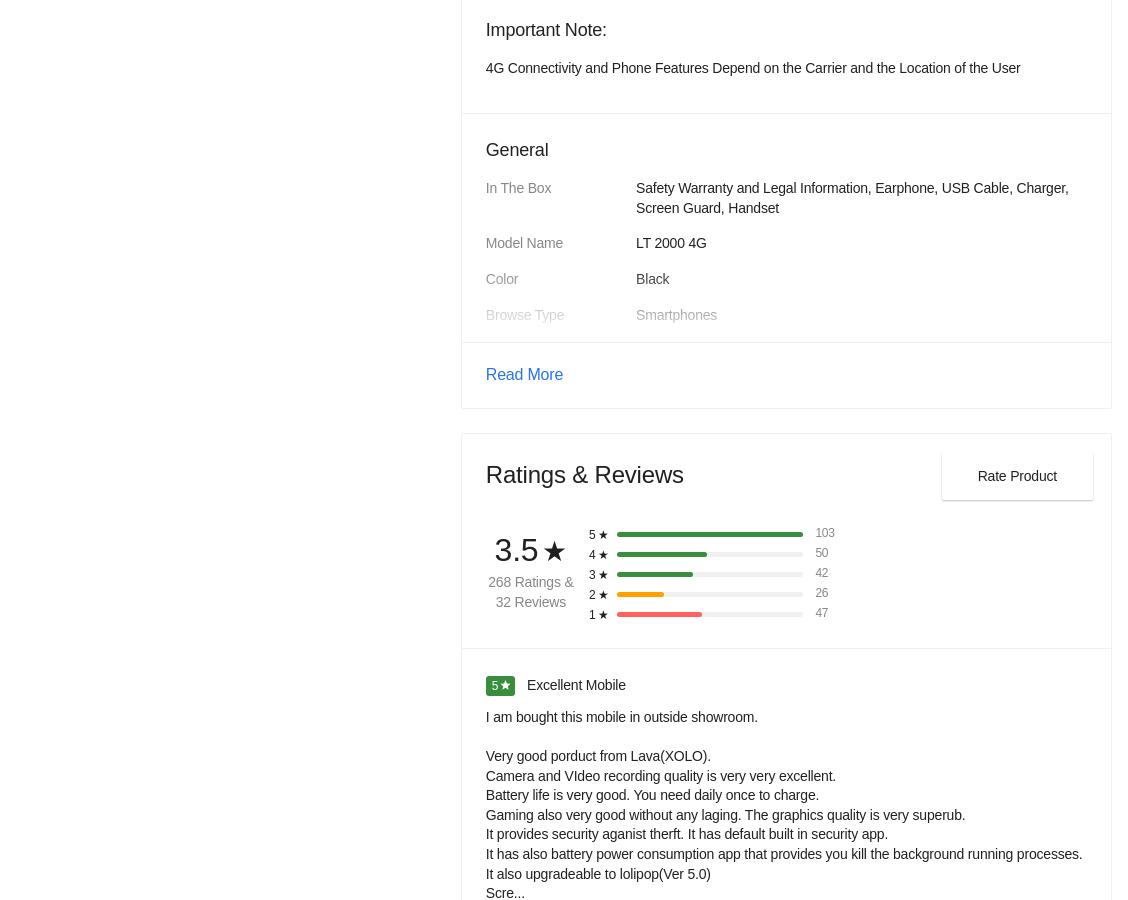 Image resolution: width=1128 pixels, height=900 pixels. I want to click on '1.2 GHz', so click(661, 873).